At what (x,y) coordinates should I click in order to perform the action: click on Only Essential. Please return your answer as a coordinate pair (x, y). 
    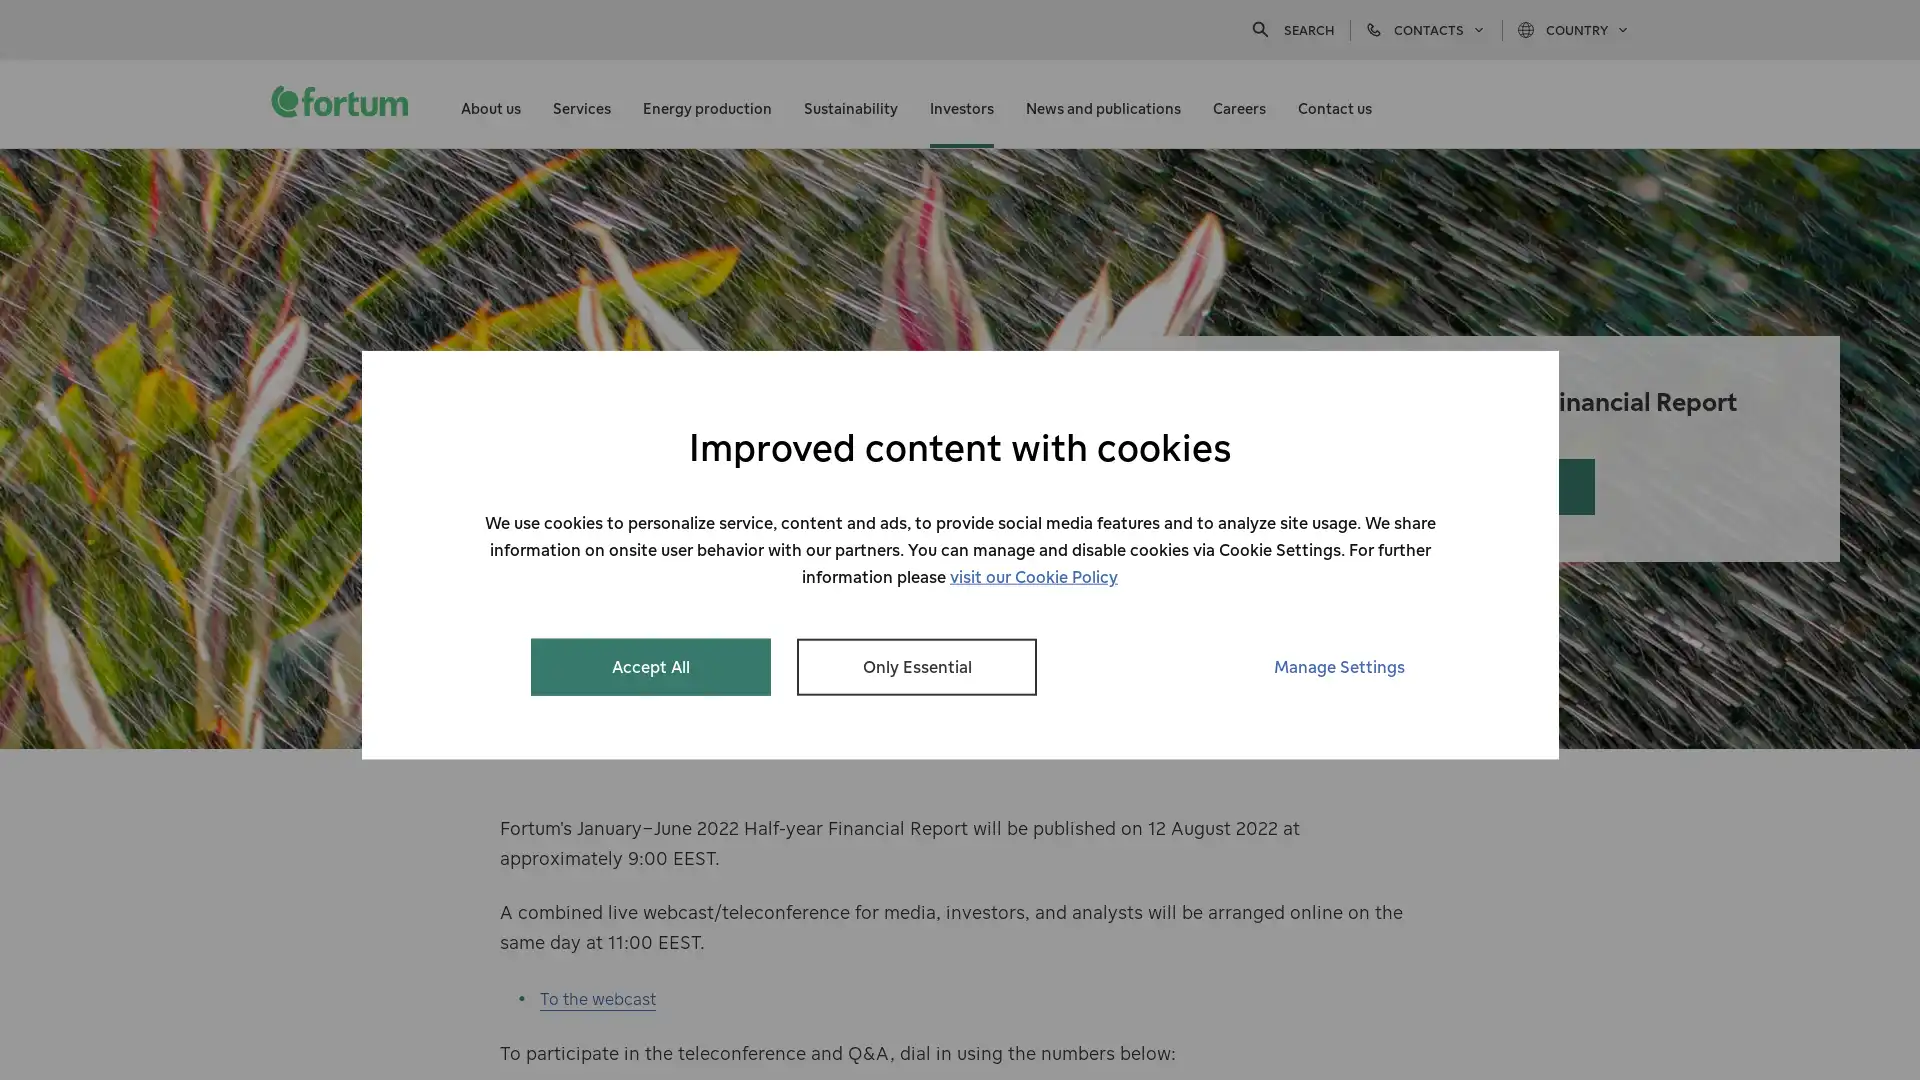
    Looking at the image, I should click on (915, 666).